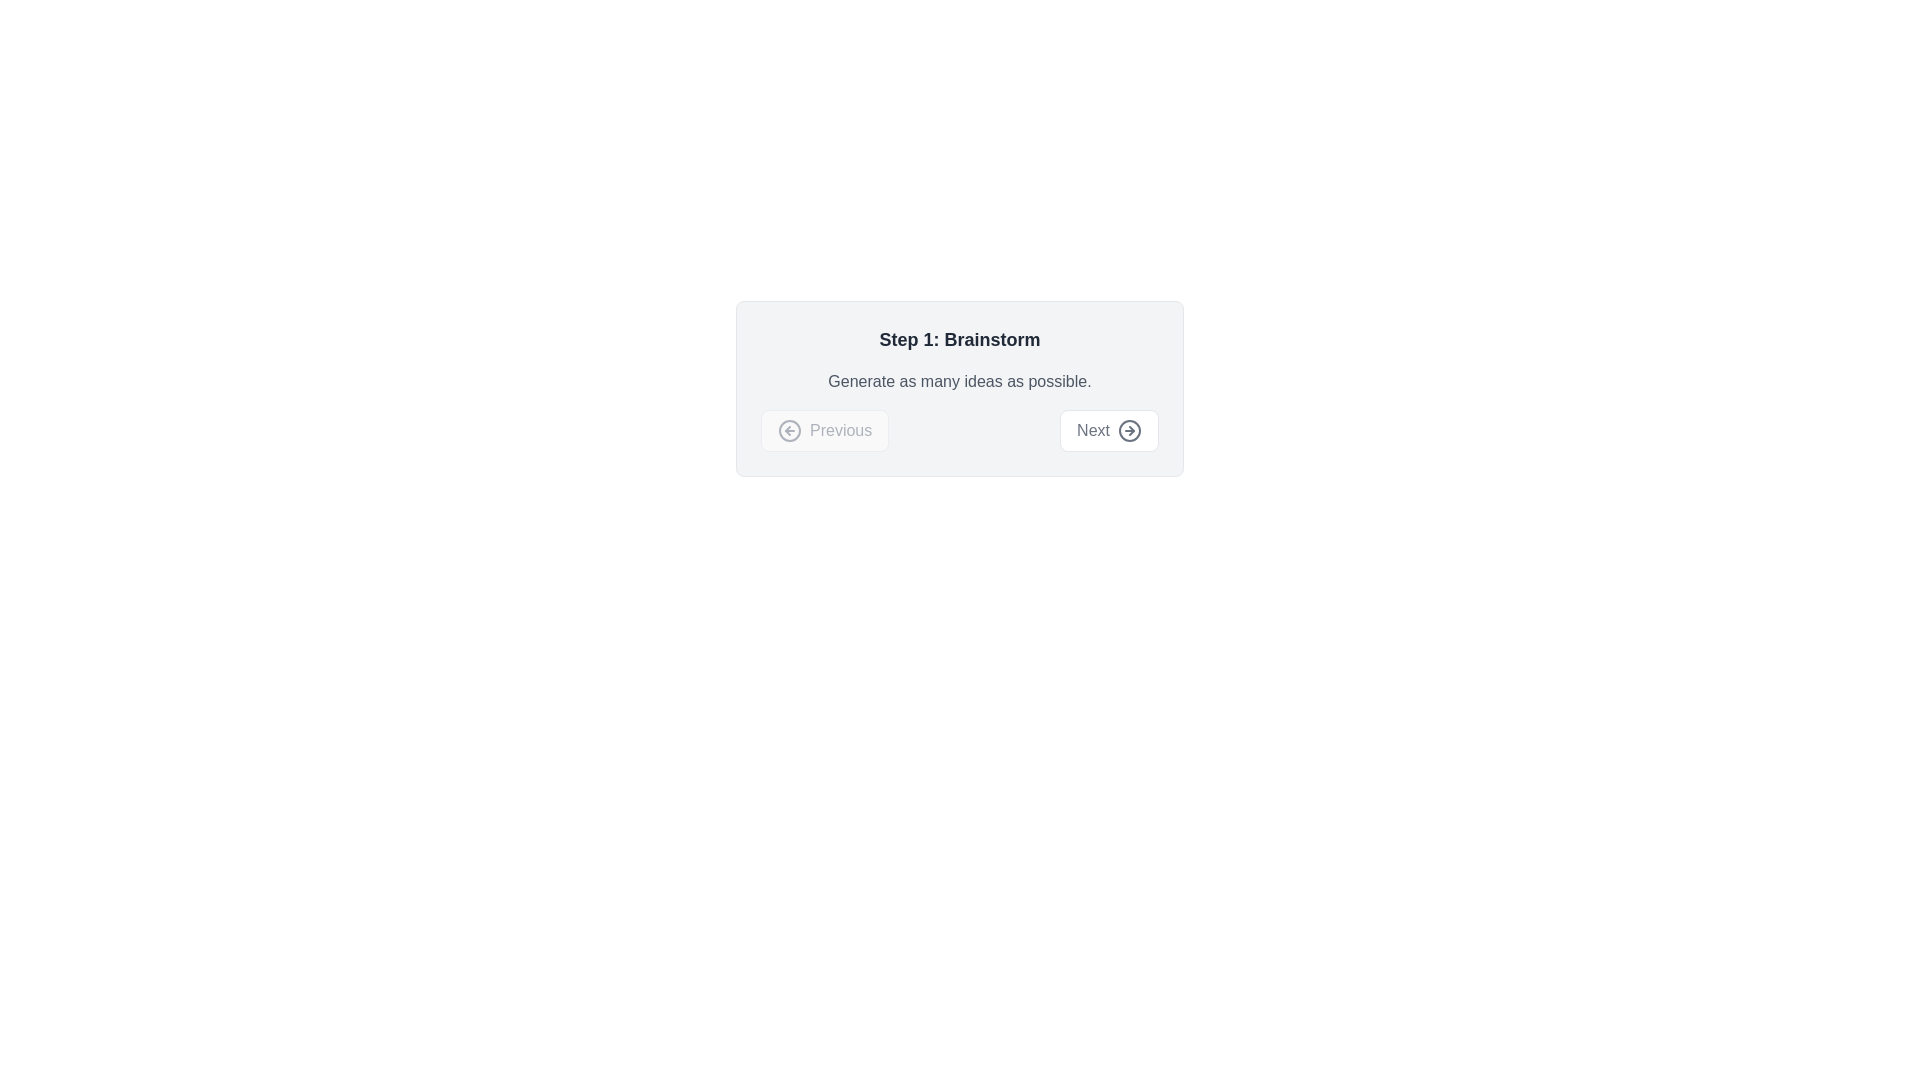 Image resolution: width=1920 pixels, height=1080 pixels. I want to click on the backward navigation Icon located within the 'Previous' button on the bottom-left corner of the interface box to receive additional visual feedback, so click(789, 430).